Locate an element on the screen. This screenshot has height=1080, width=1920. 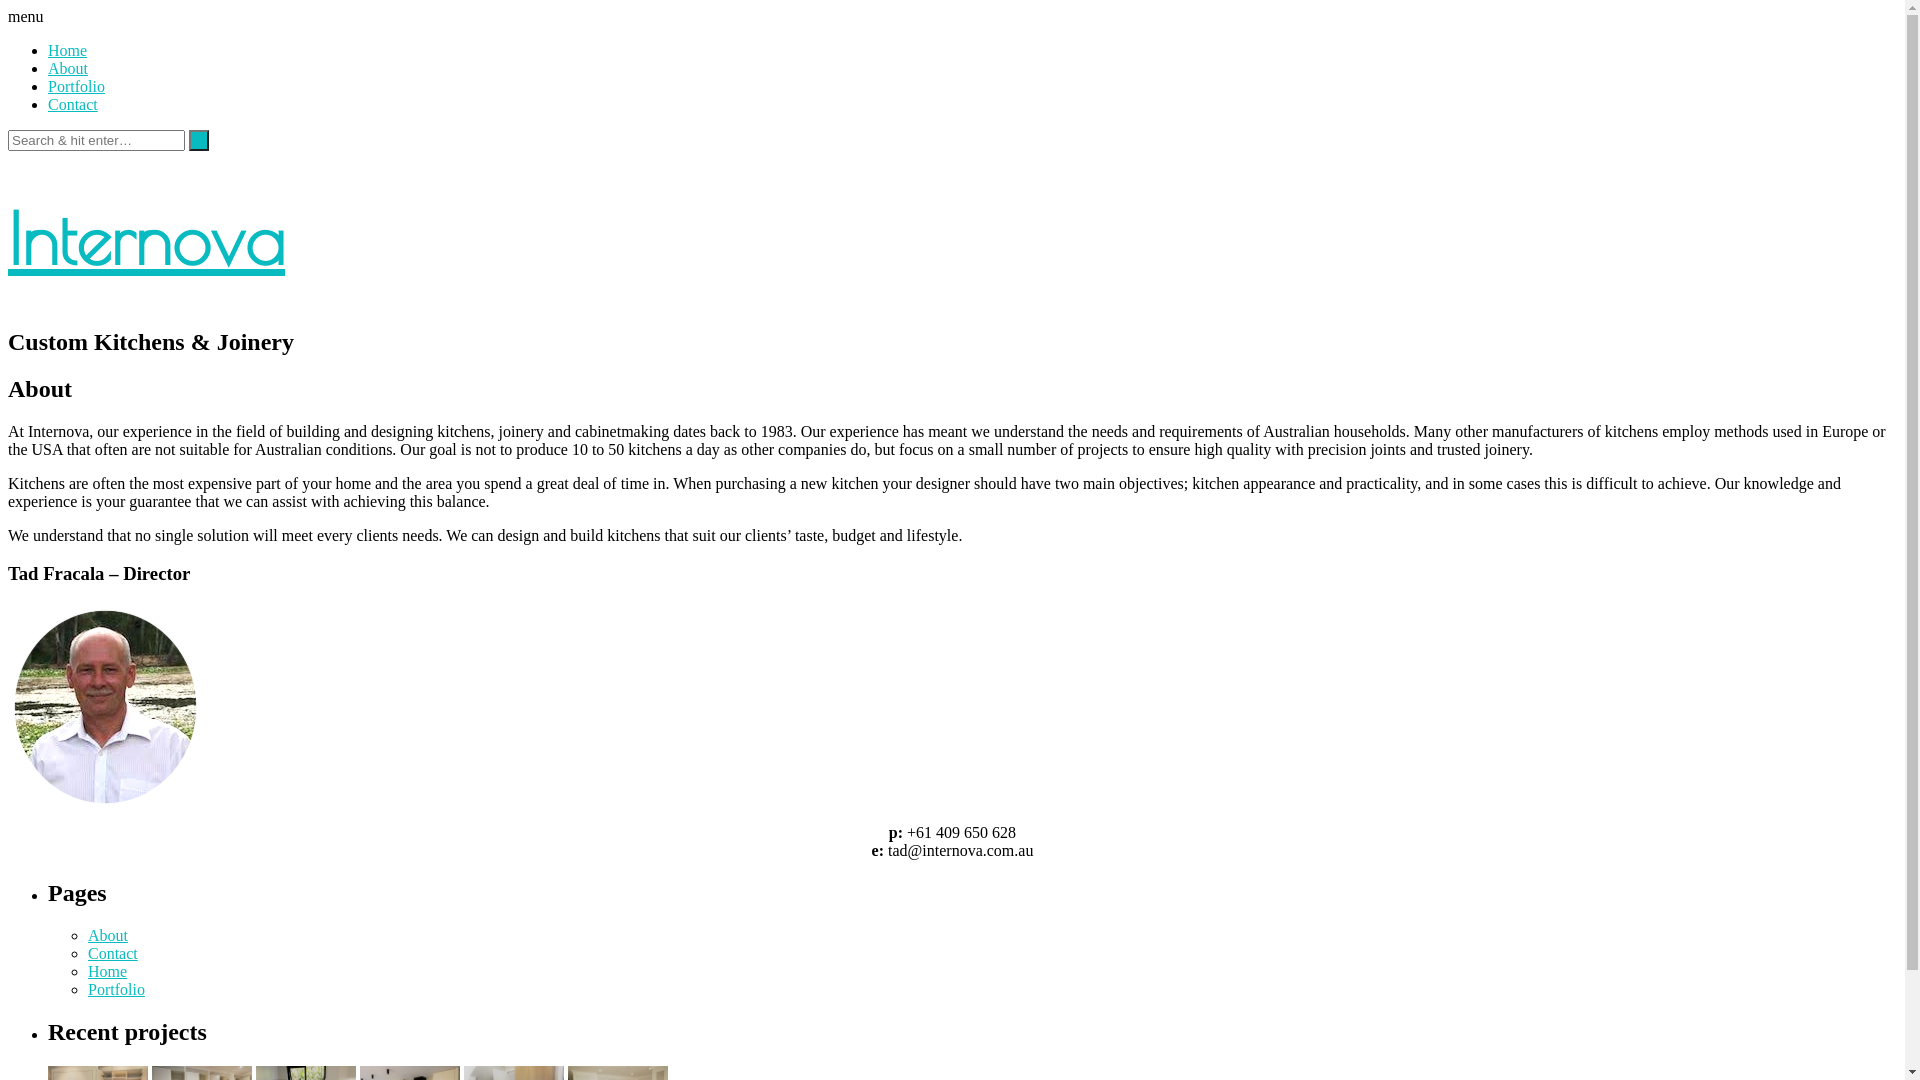
'Contact' is located at coordinates (48, 104).